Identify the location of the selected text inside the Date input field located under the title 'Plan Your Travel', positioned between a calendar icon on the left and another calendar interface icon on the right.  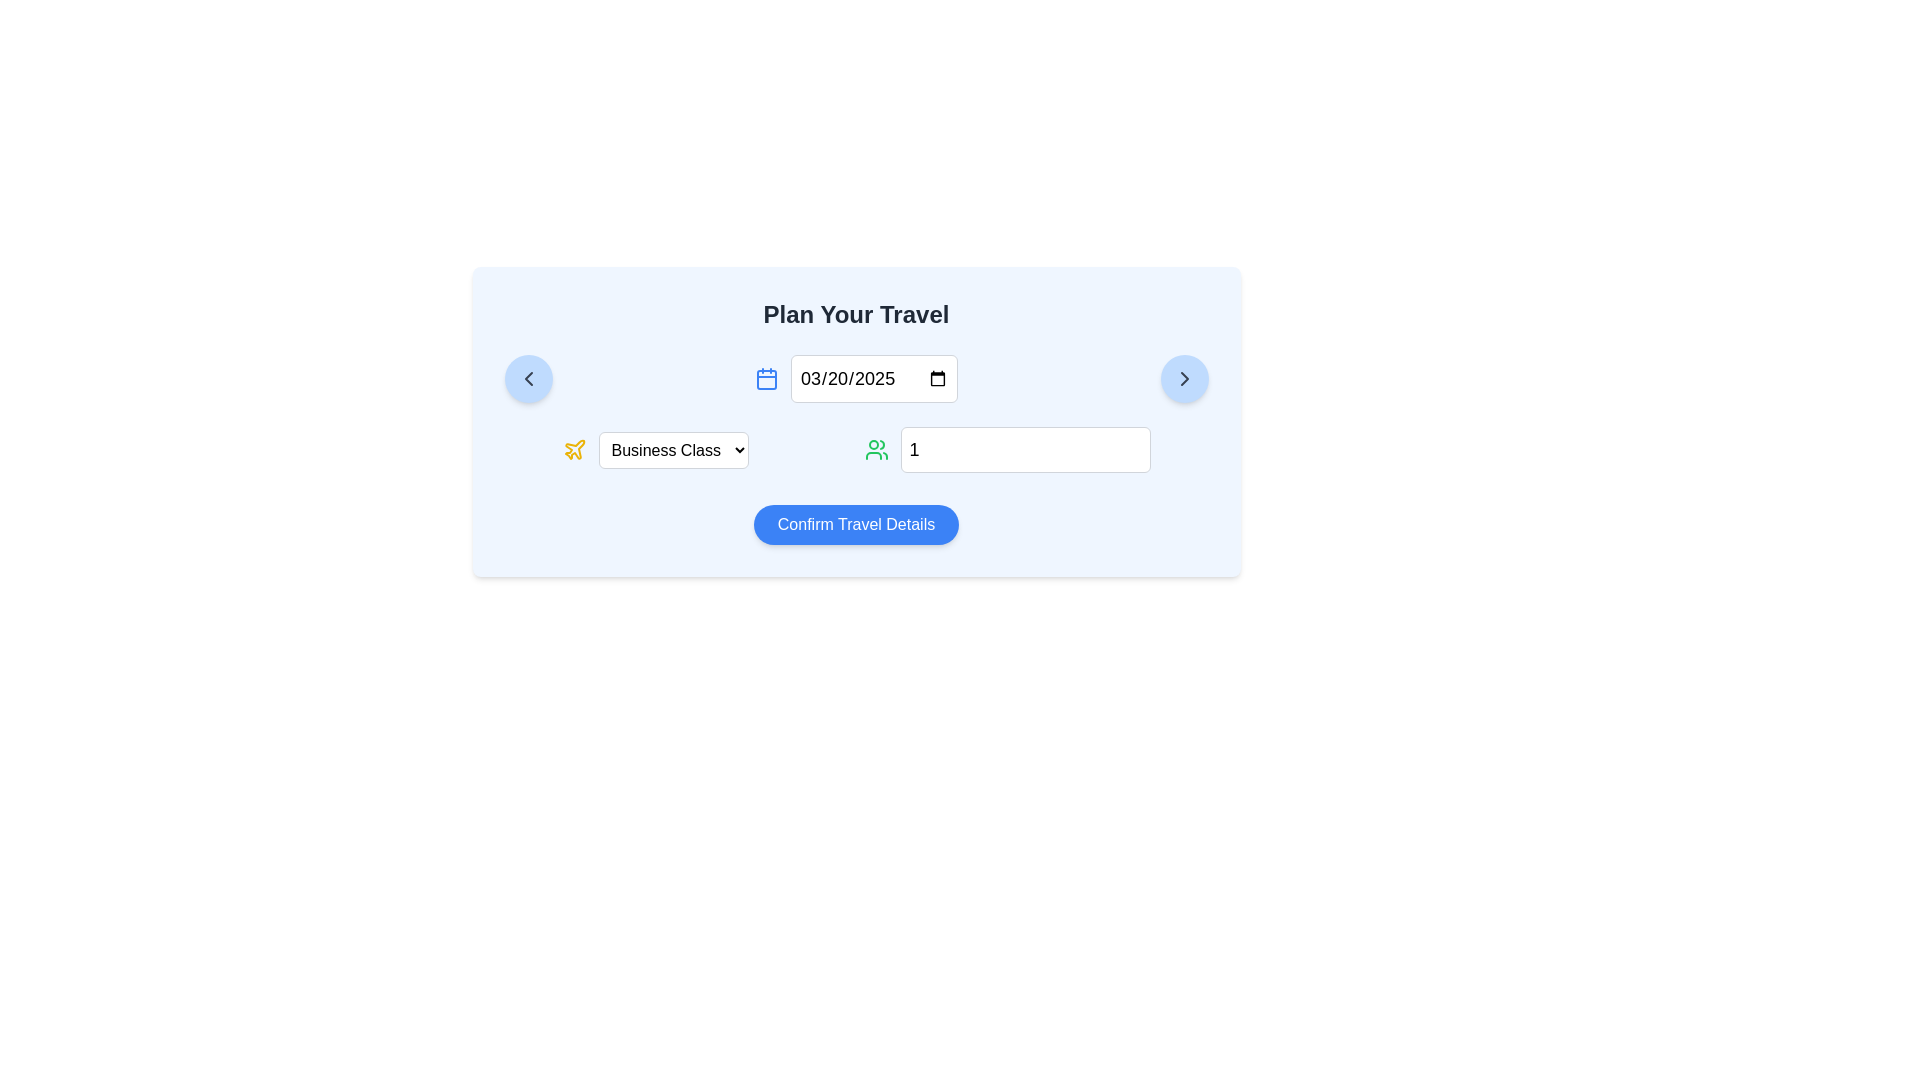
(874, 378).